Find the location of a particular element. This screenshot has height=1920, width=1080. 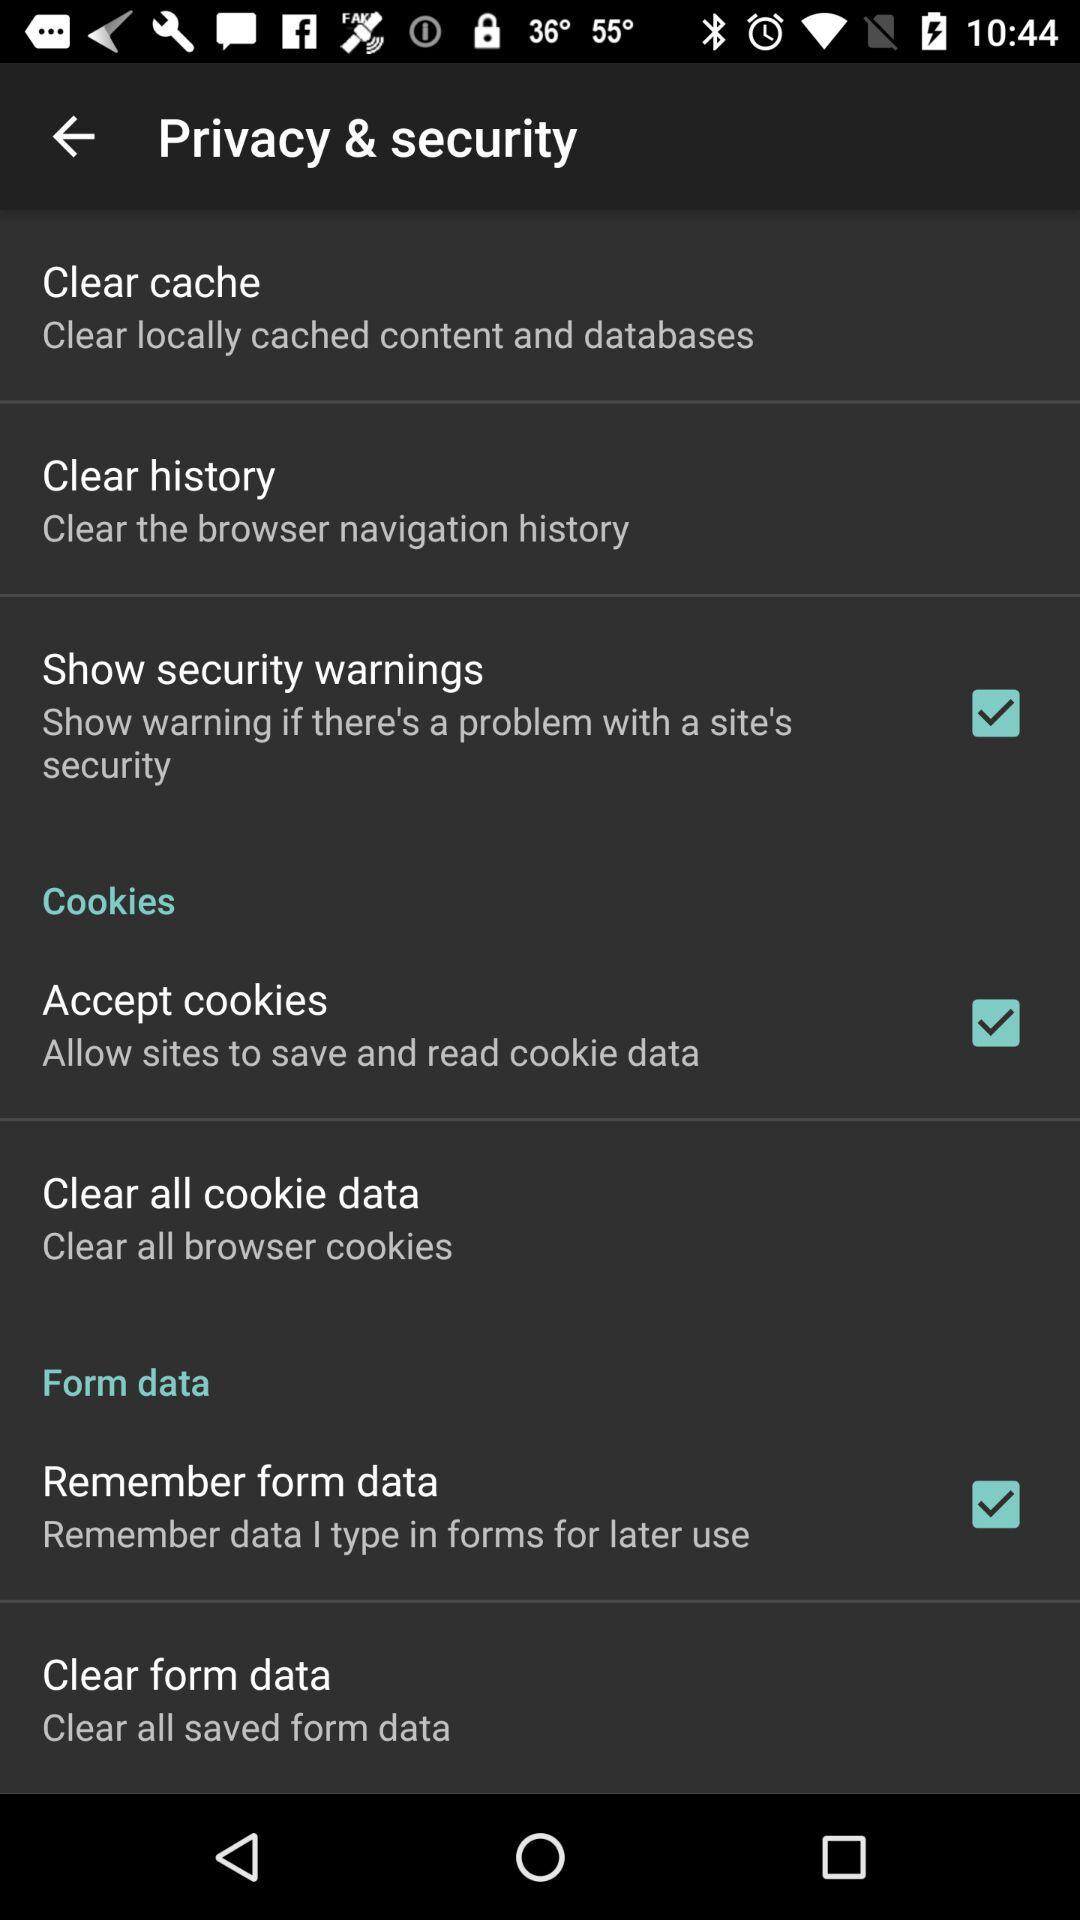

allow sites to app is located at coordinates (371, 1050).